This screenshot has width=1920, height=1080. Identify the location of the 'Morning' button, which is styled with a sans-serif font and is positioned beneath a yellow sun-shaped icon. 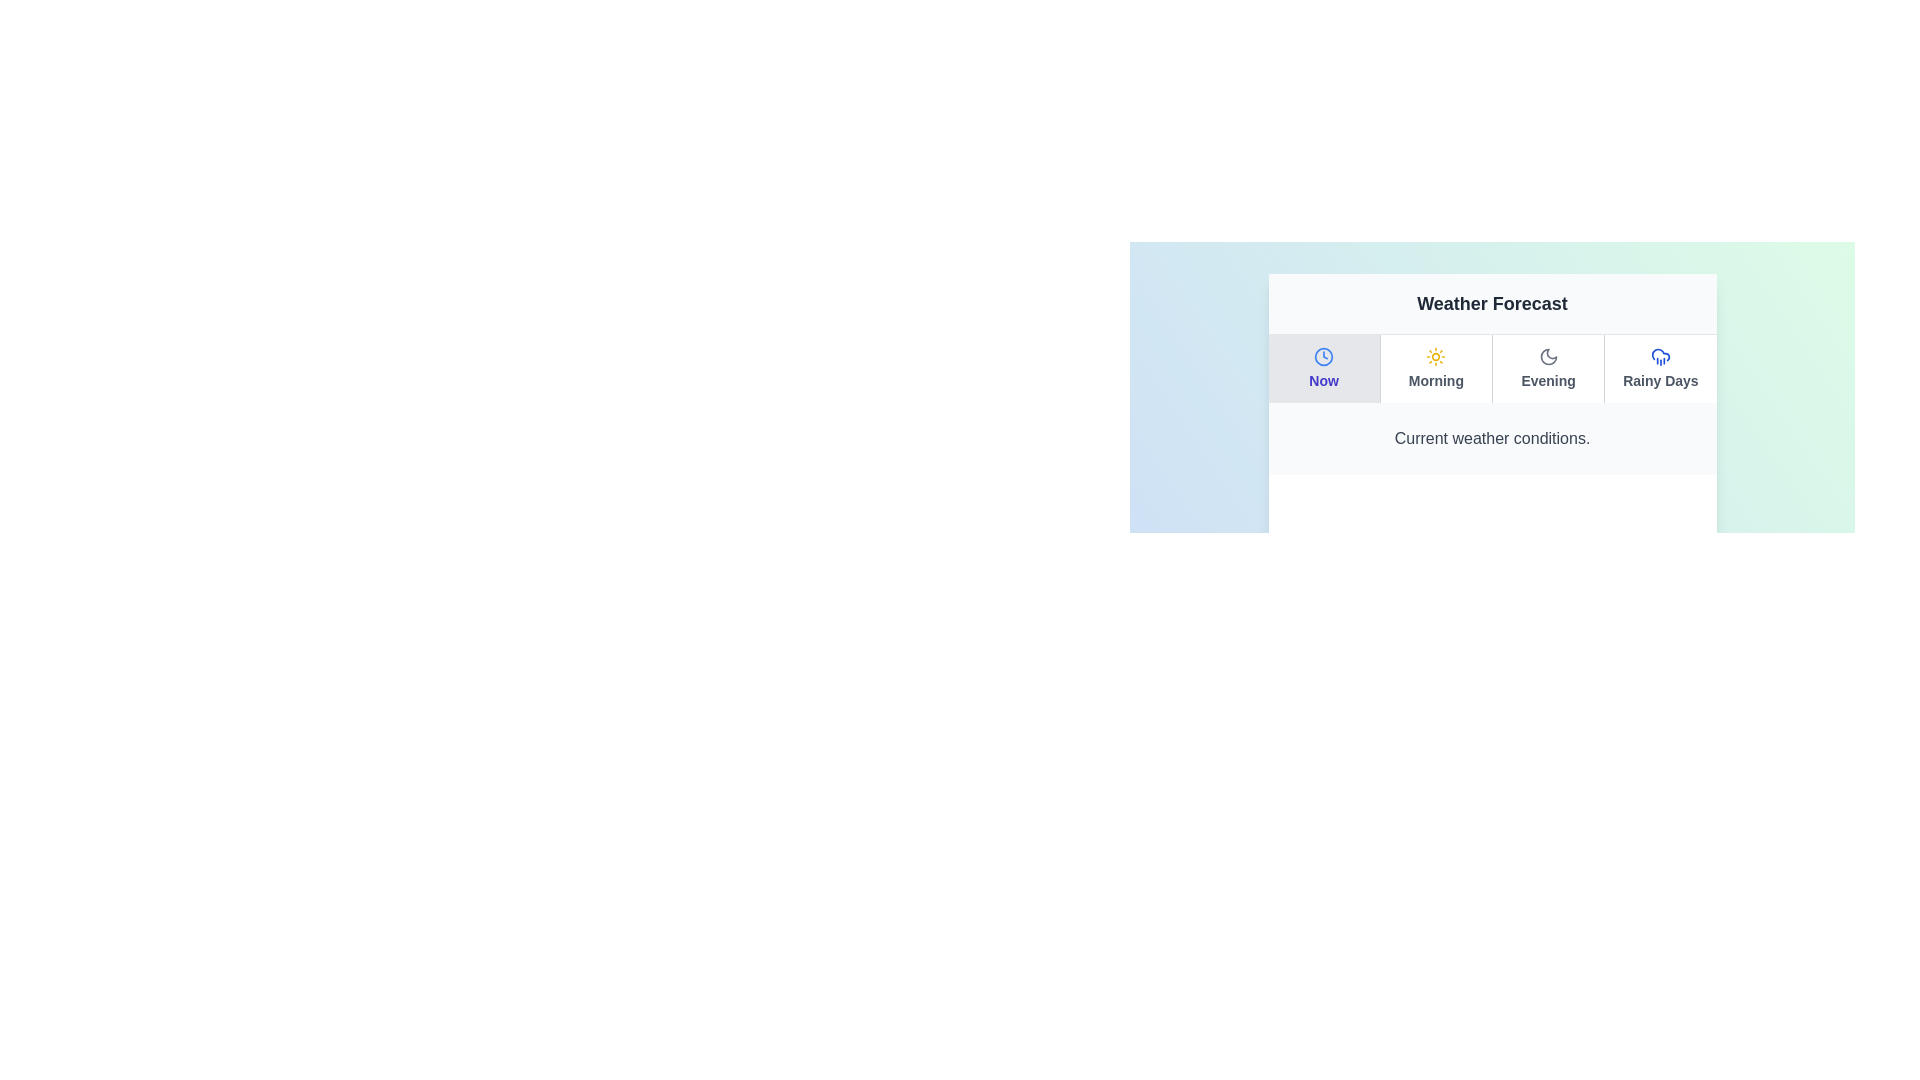
(1435, 381).